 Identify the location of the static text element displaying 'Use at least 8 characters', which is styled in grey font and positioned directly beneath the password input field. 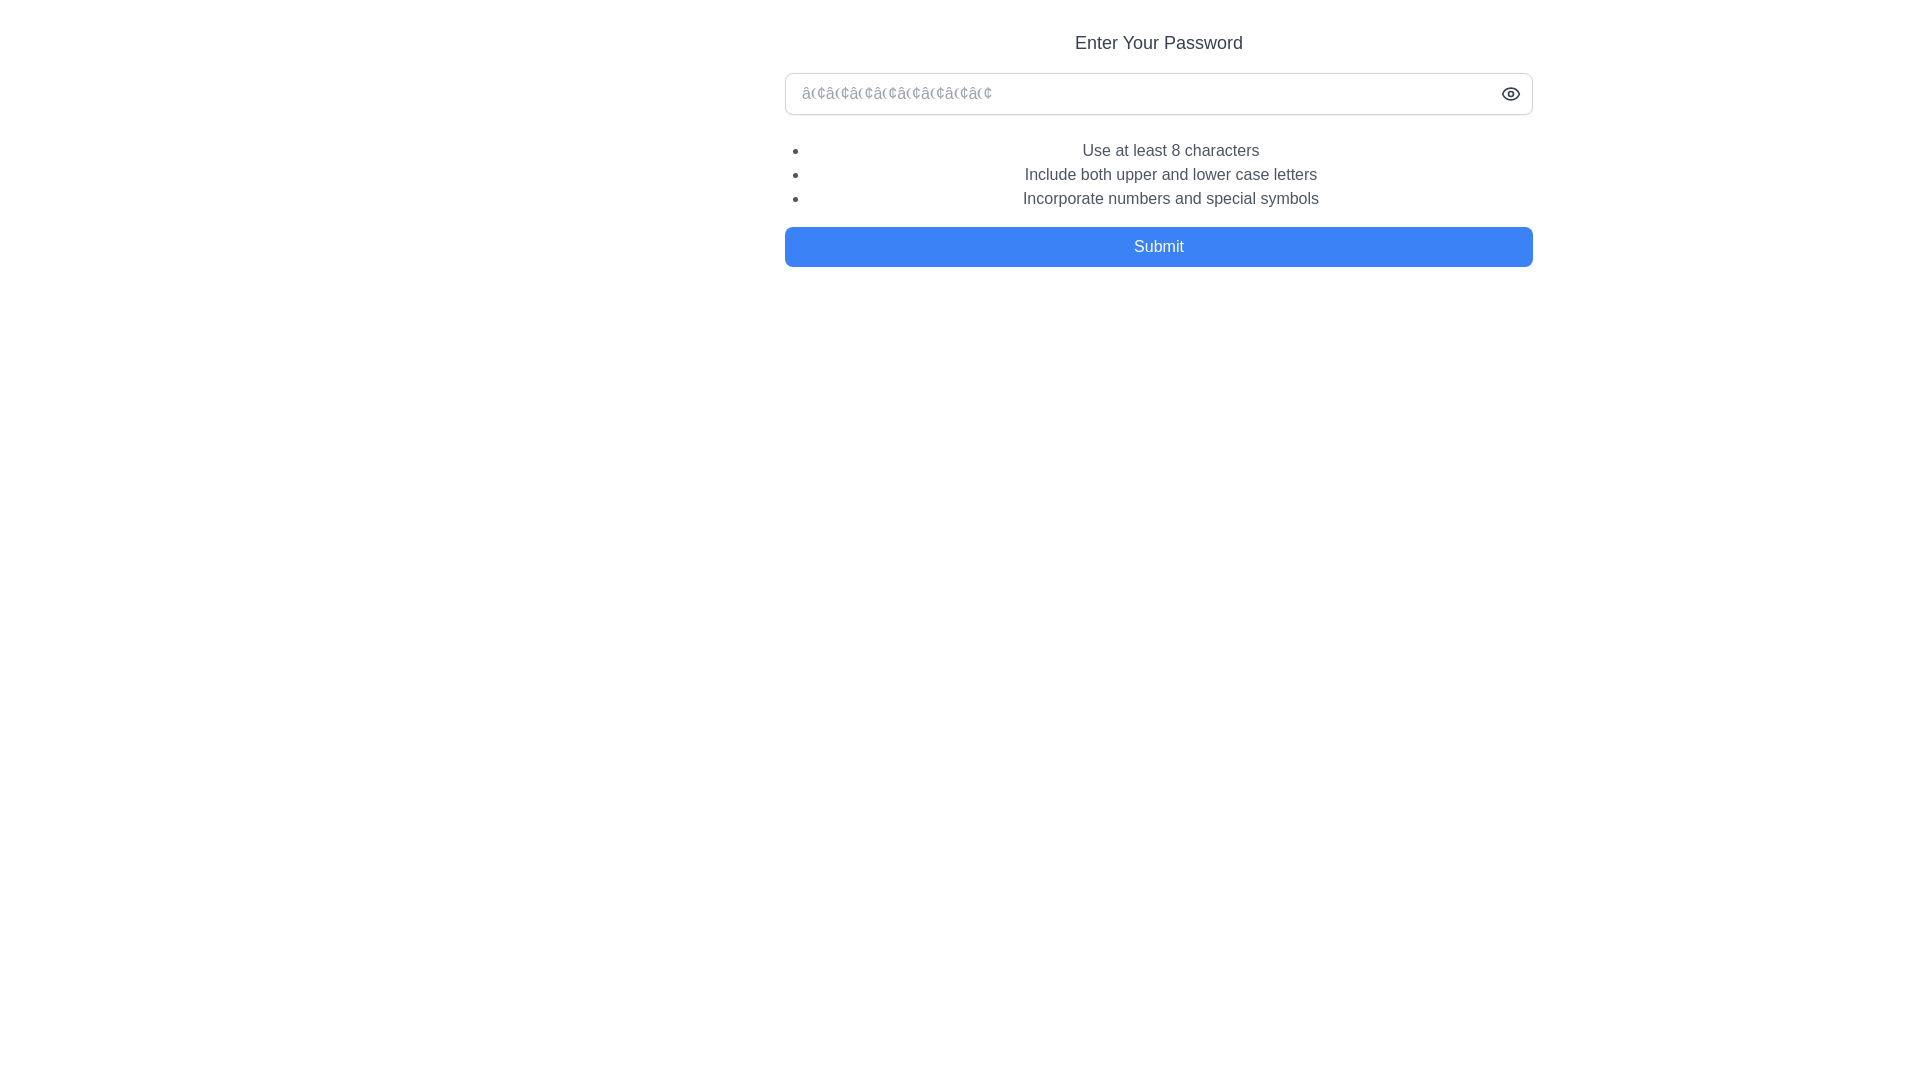
(1171, 149).